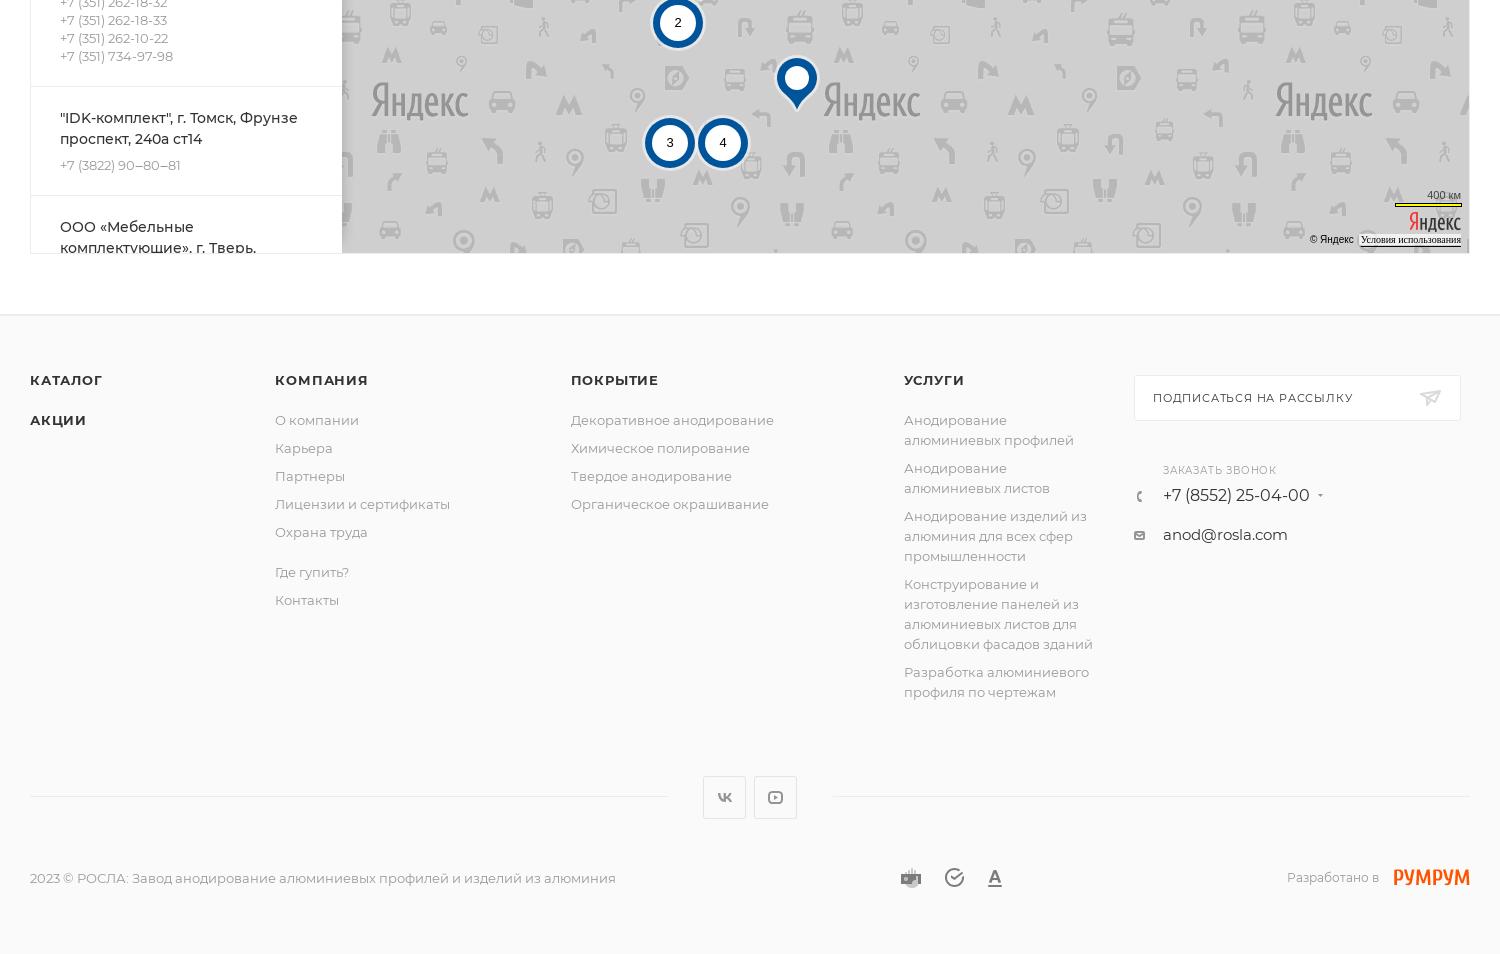 Image resolution: width=1500 pixels, height=954 pixels. Describe the element at coordinates (110, 421) in the screenshot. I see `'8 (988) 733-15-12'` at that location.